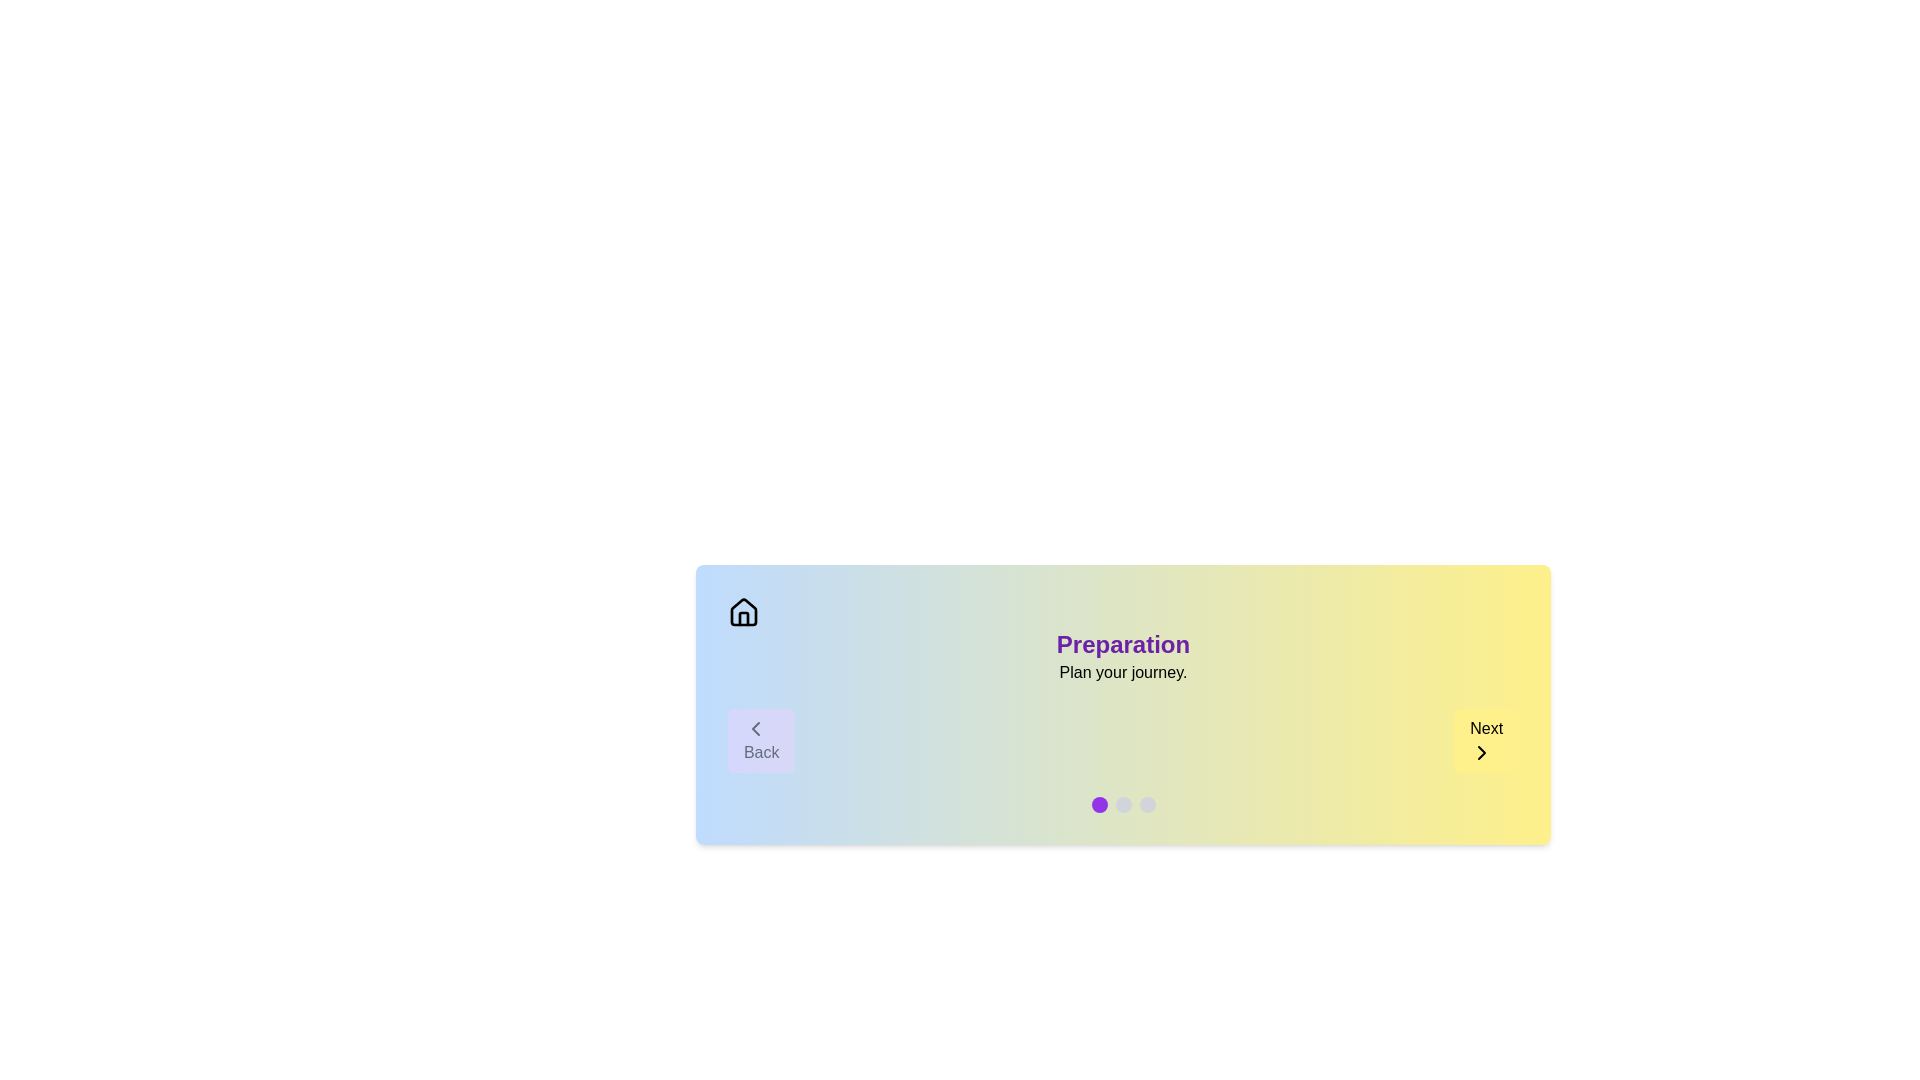  Describe the element at coordinates (1486, 740) in the screenshot. I see `the 'Next' button to navigate to the next step` at that location.